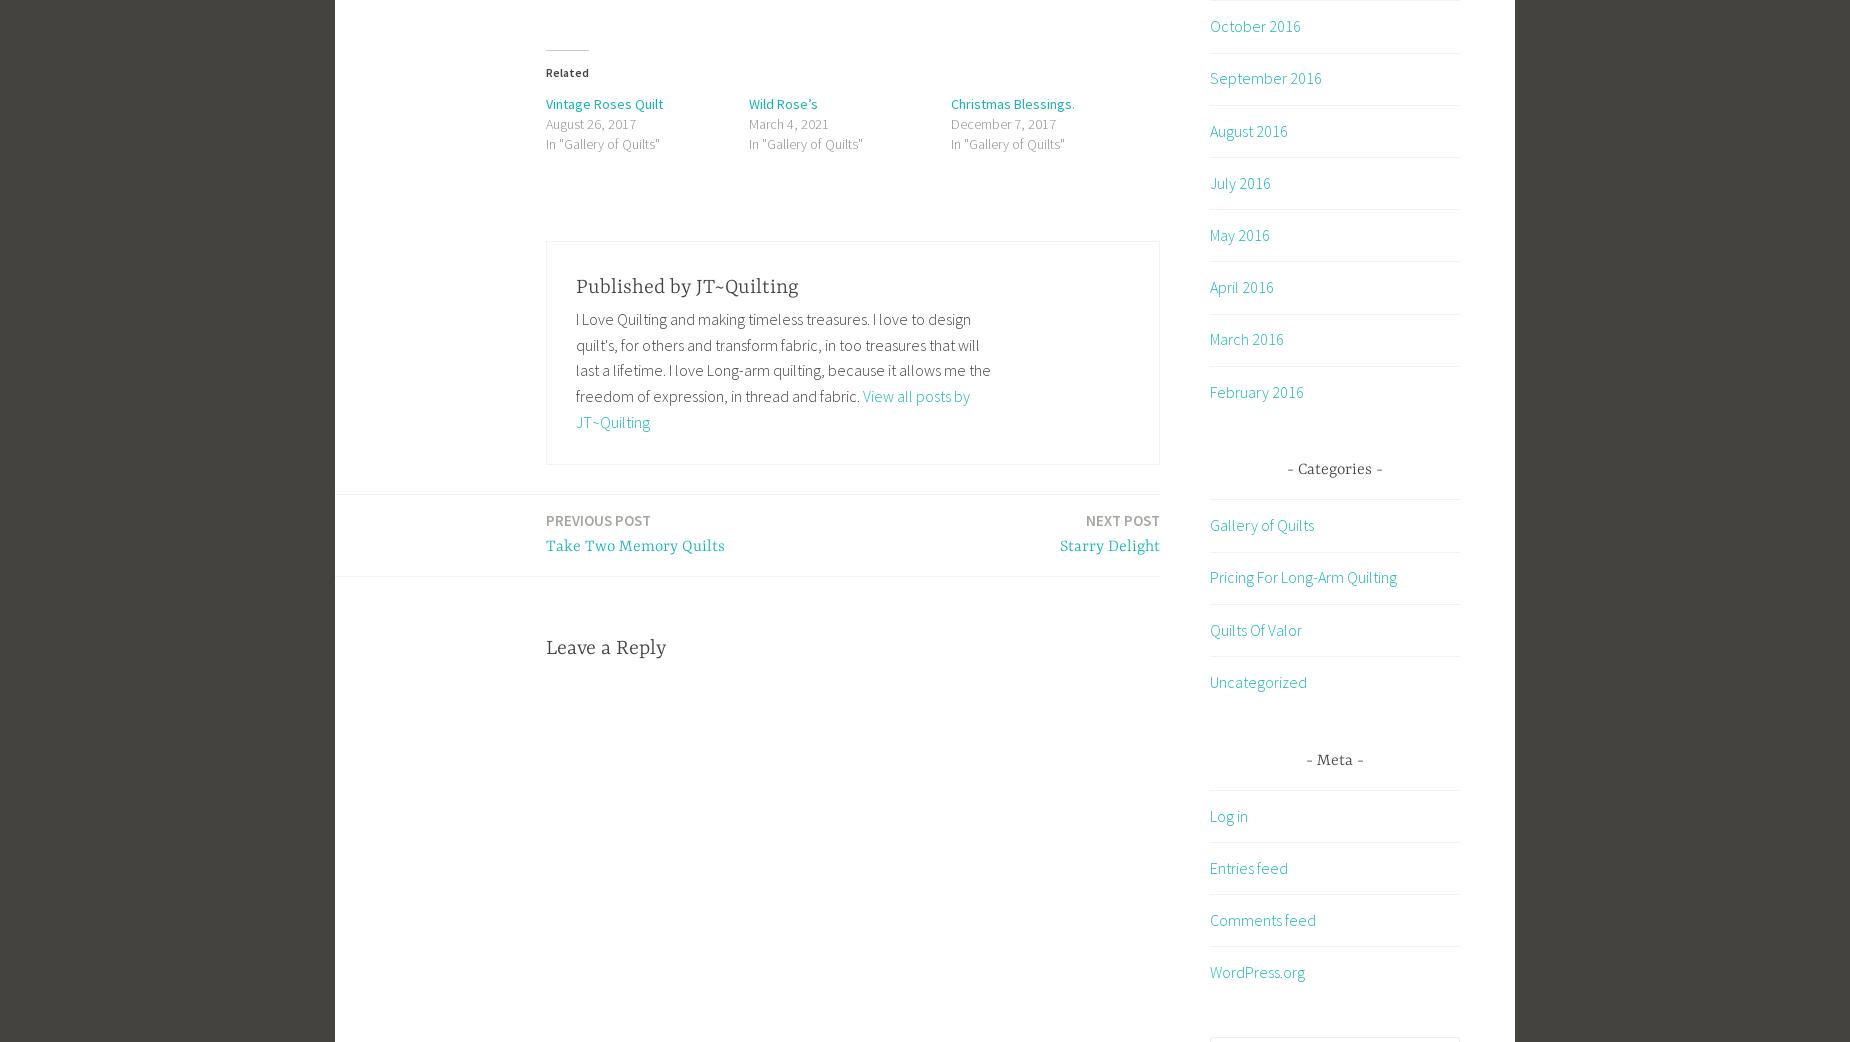  I want to click on 'Published by', so click(634, 287).